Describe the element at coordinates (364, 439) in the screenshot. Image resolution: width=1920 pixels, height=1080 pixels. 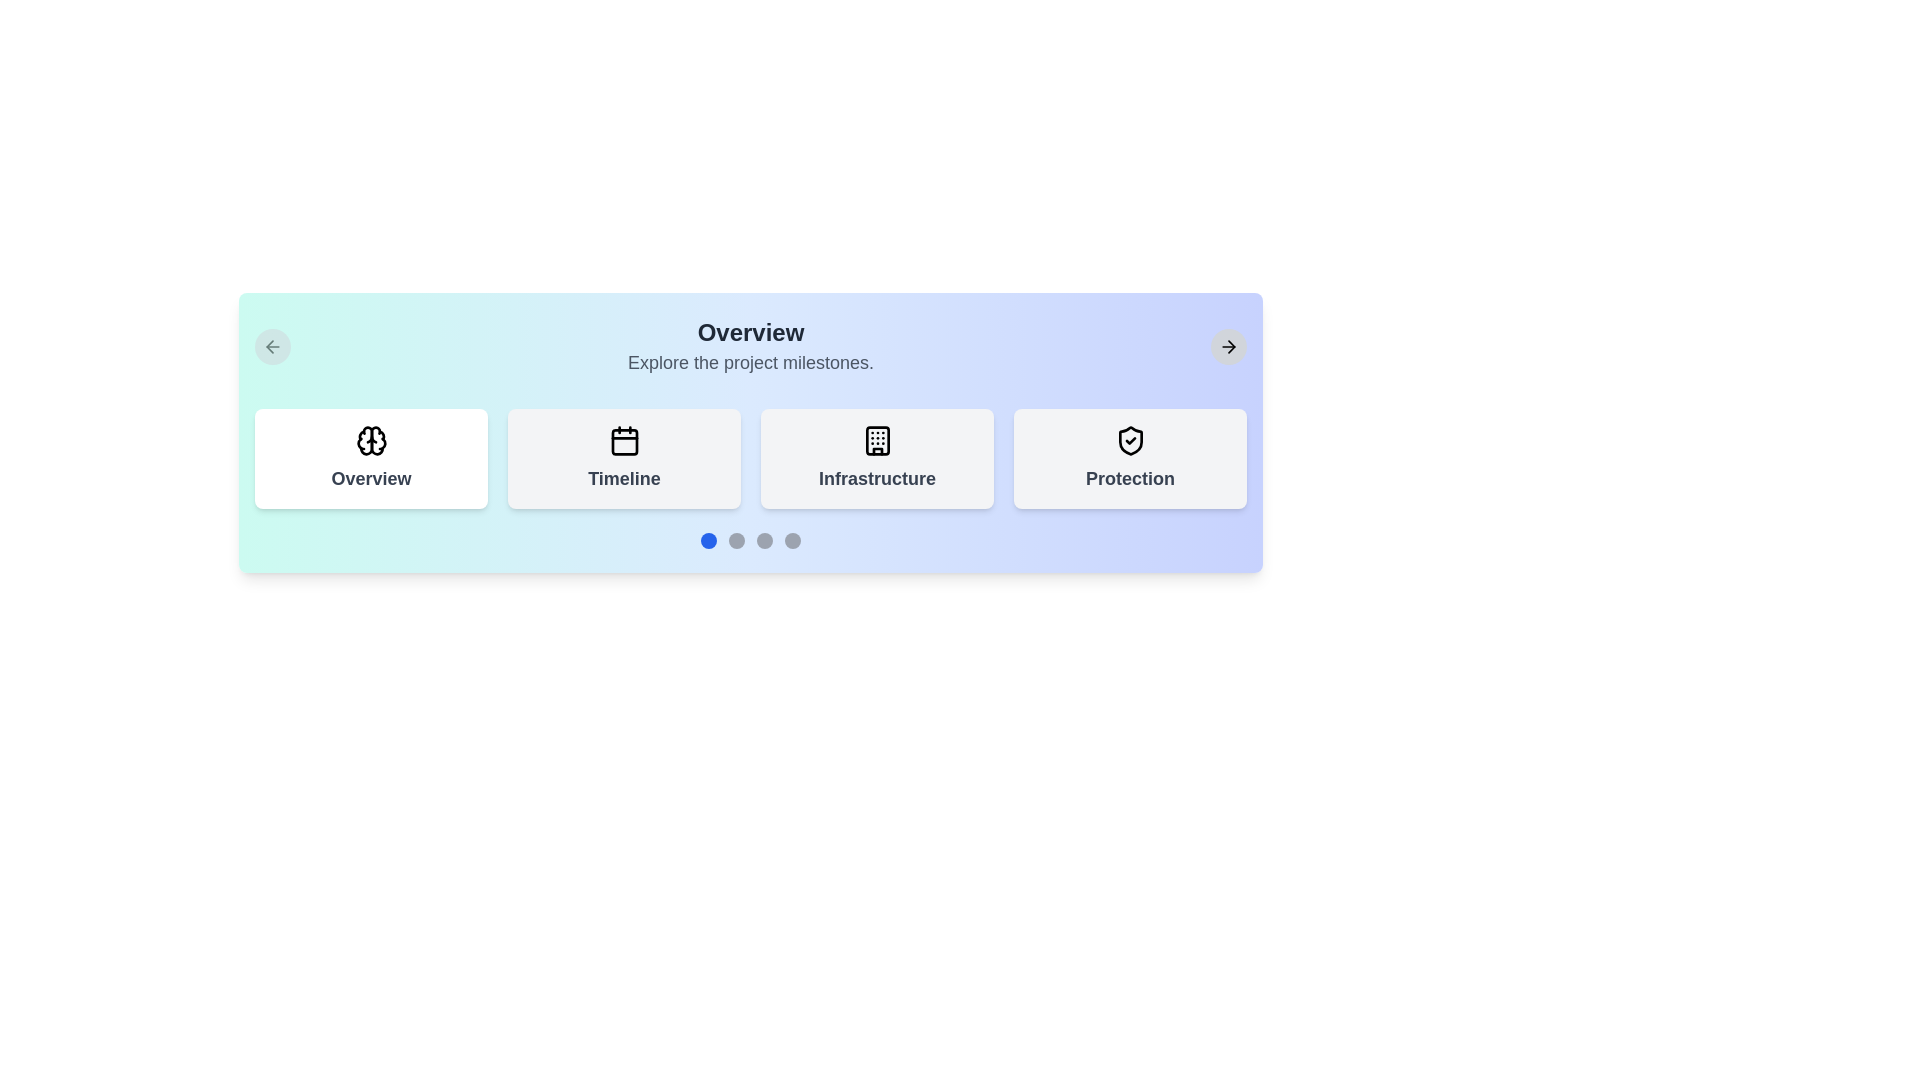
I see `the left hemisphere of the brain SVG element, which is part of the 'Overview' button located in the top-left area of a card layout` at that location.